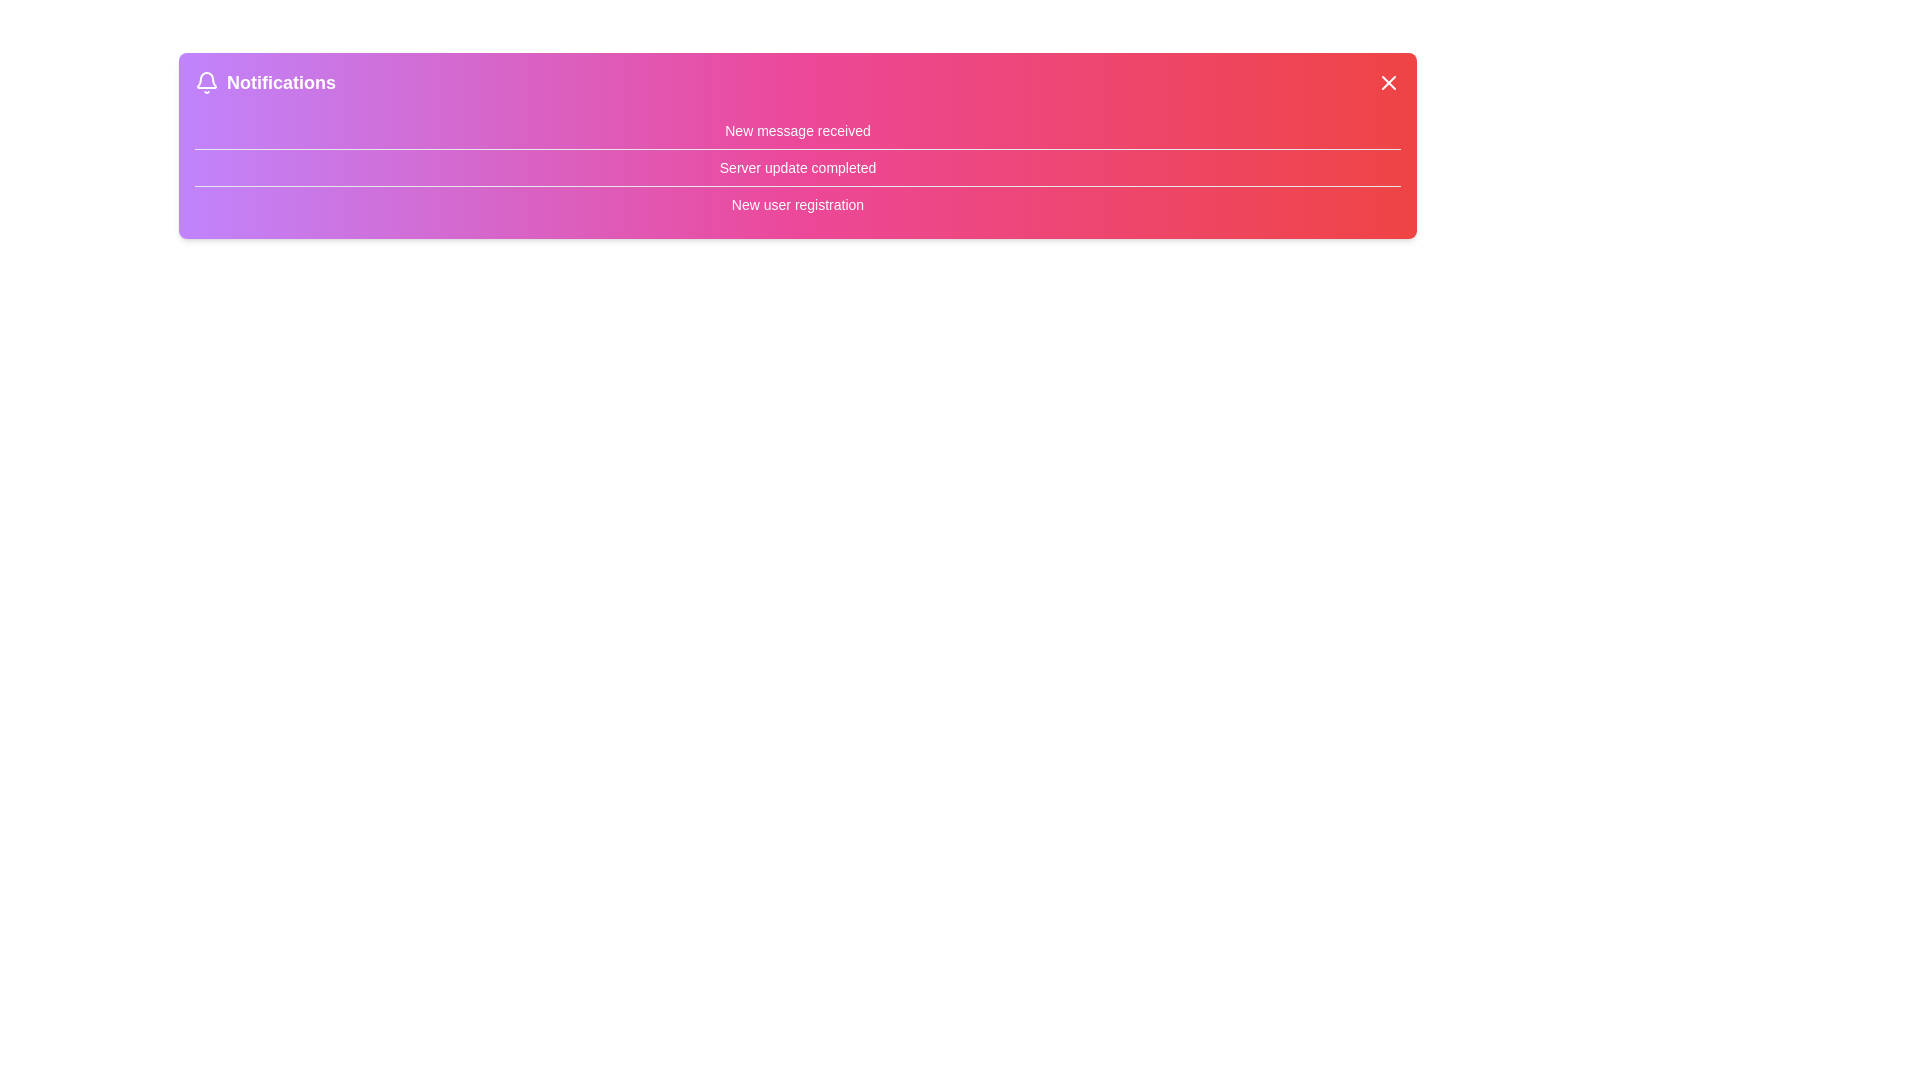 Image resolution: width=1920 pixels, height=1080 pixels. I want to click on the close button located in the top-right corner of the notification card with a gradient background from purple to red, so click(1387, 82).